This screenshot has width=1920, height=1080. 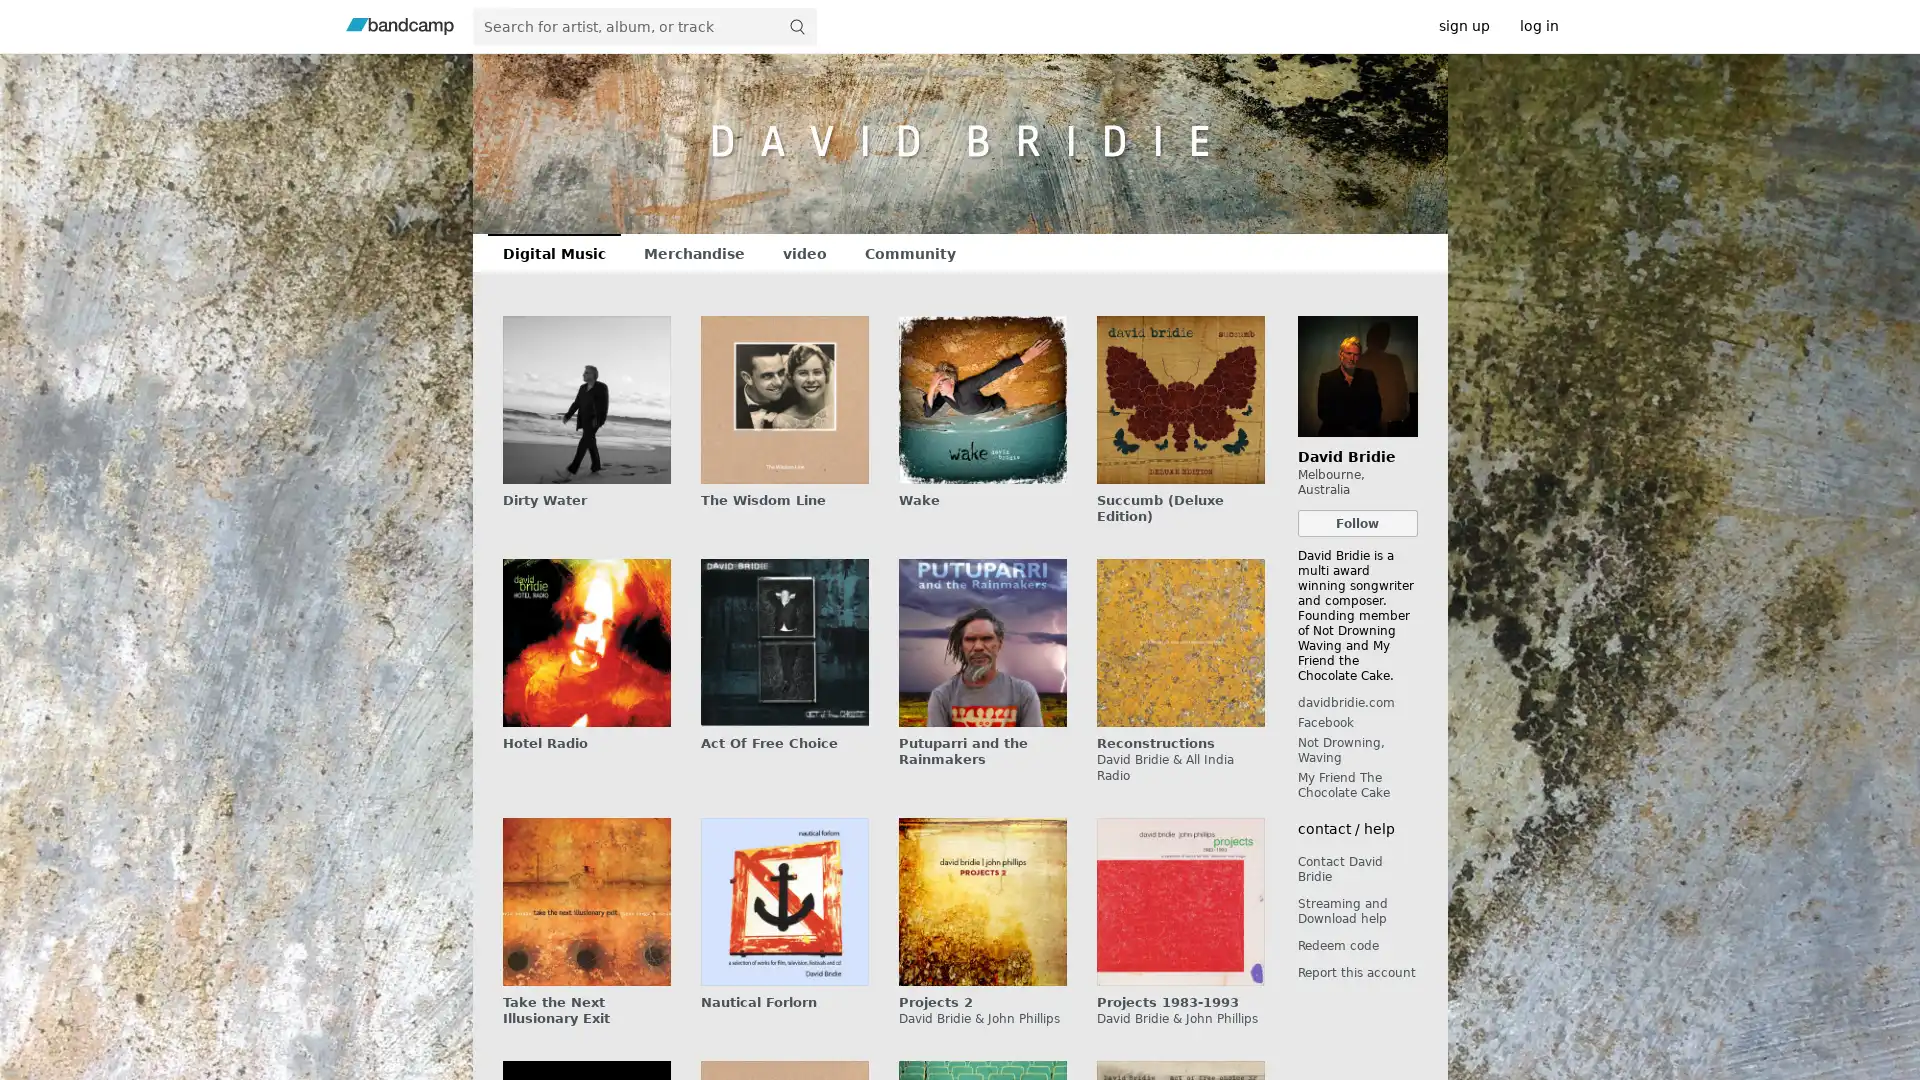 What do you see at coordinates (795, 26) in the screenshot?
I see `submit for full search page` at bounding box center [795, 26].